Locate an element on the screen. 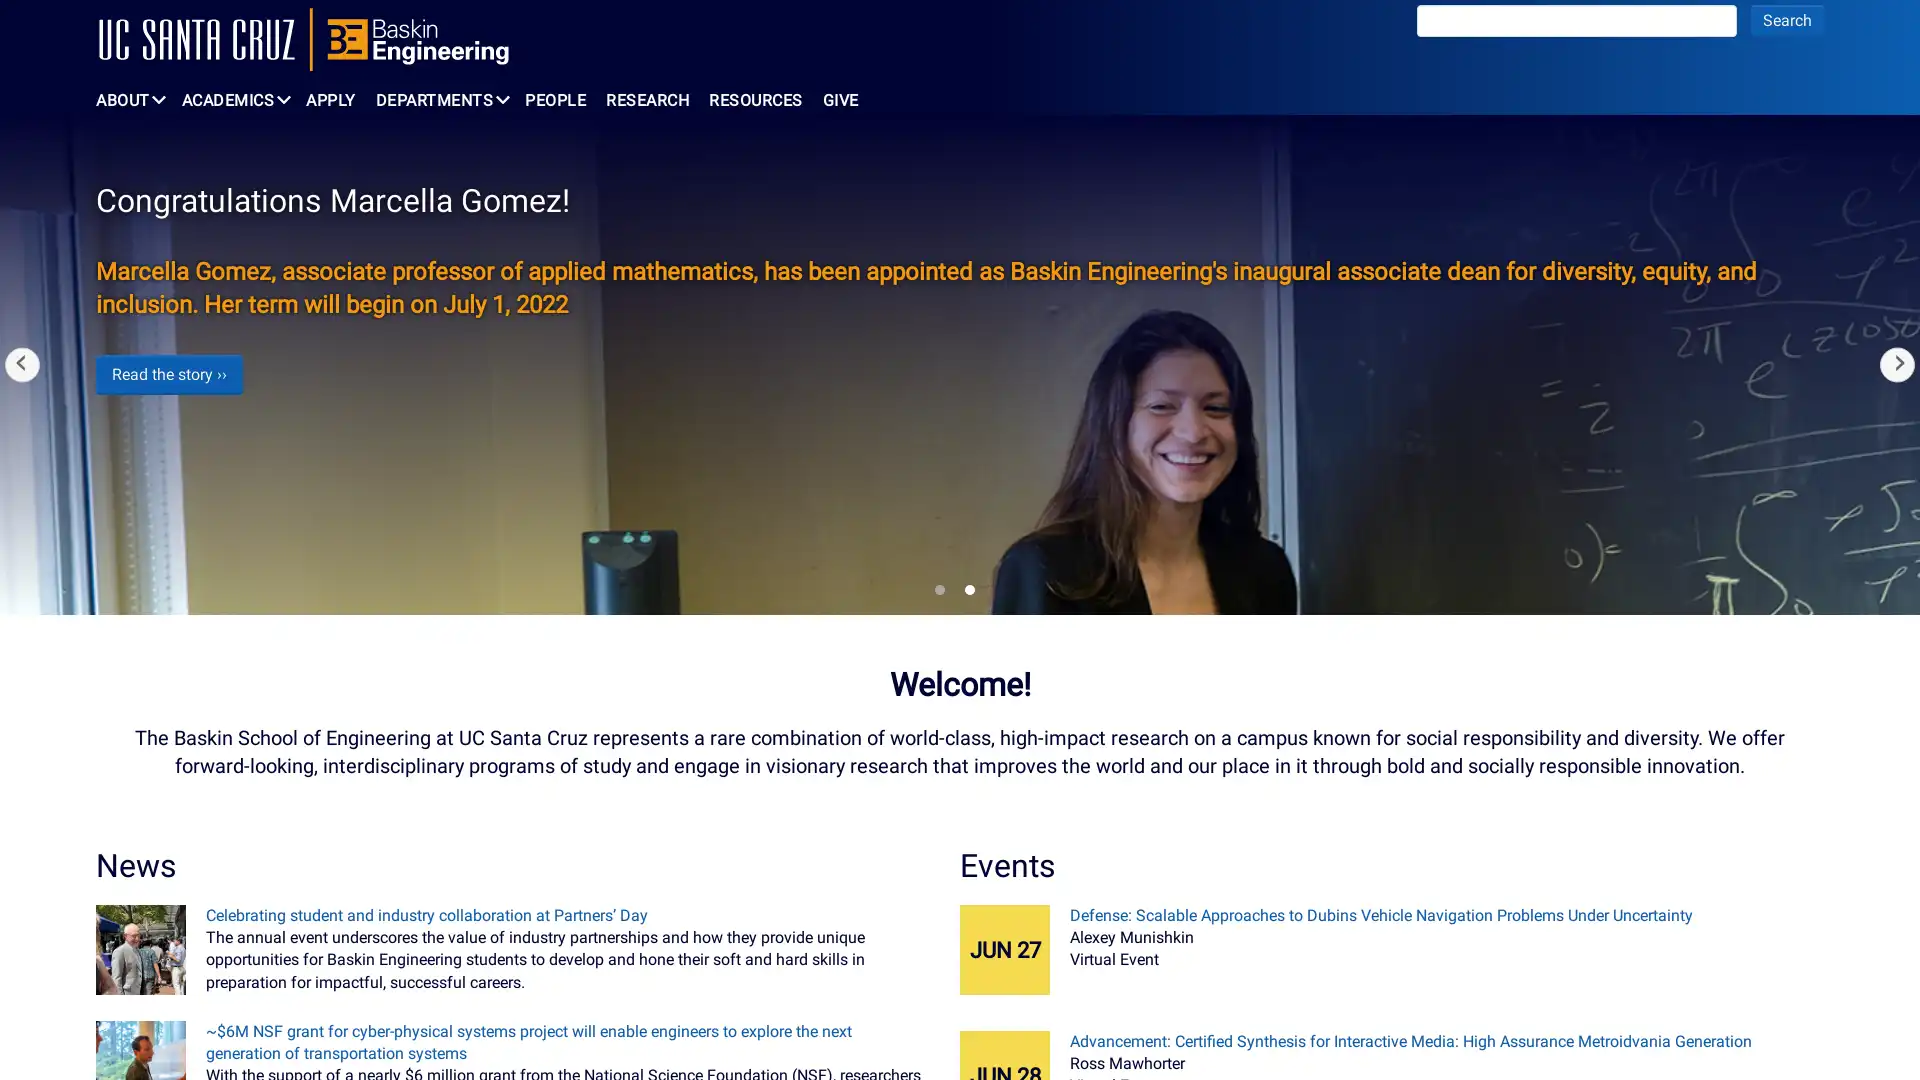  2 is located at coordinates (969, 588).